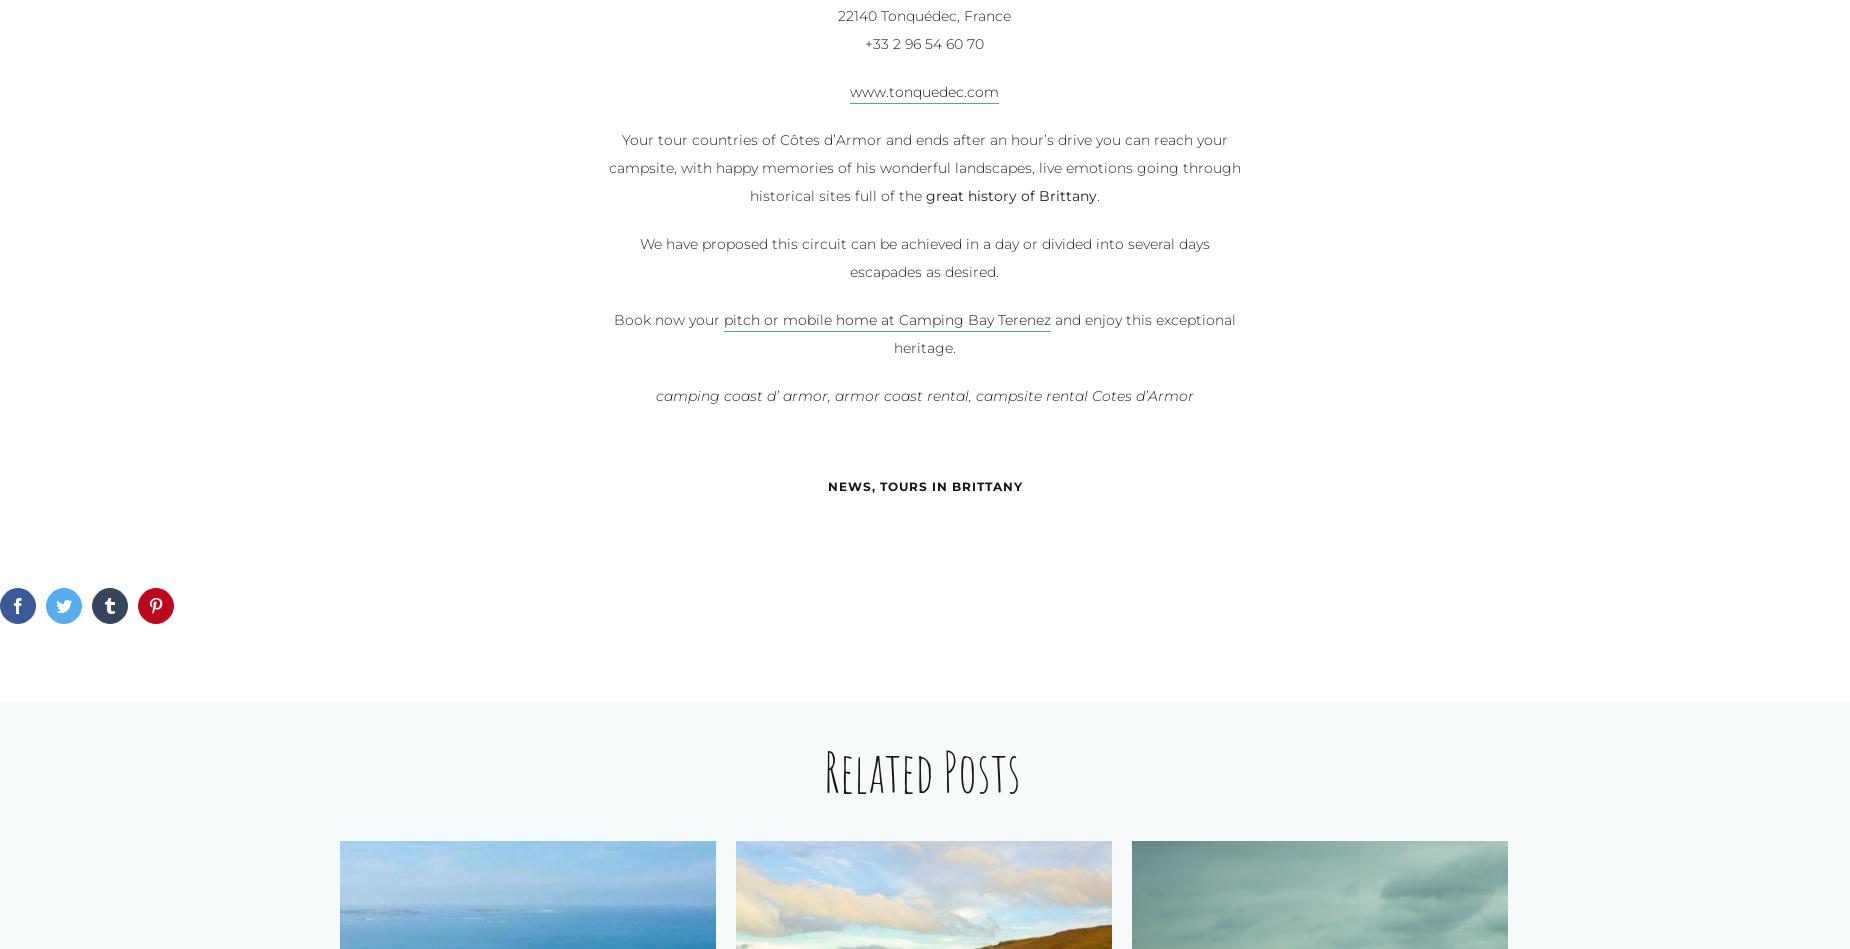 The image size is (1850, 949). I want to click on 'Your tour countries of Côtes d’Armor and ends after an hour’s drive you can reach your campsite, with happy memories of his wonderful landscapes, live emotions going through historical sites full of the', so click(607, 168).